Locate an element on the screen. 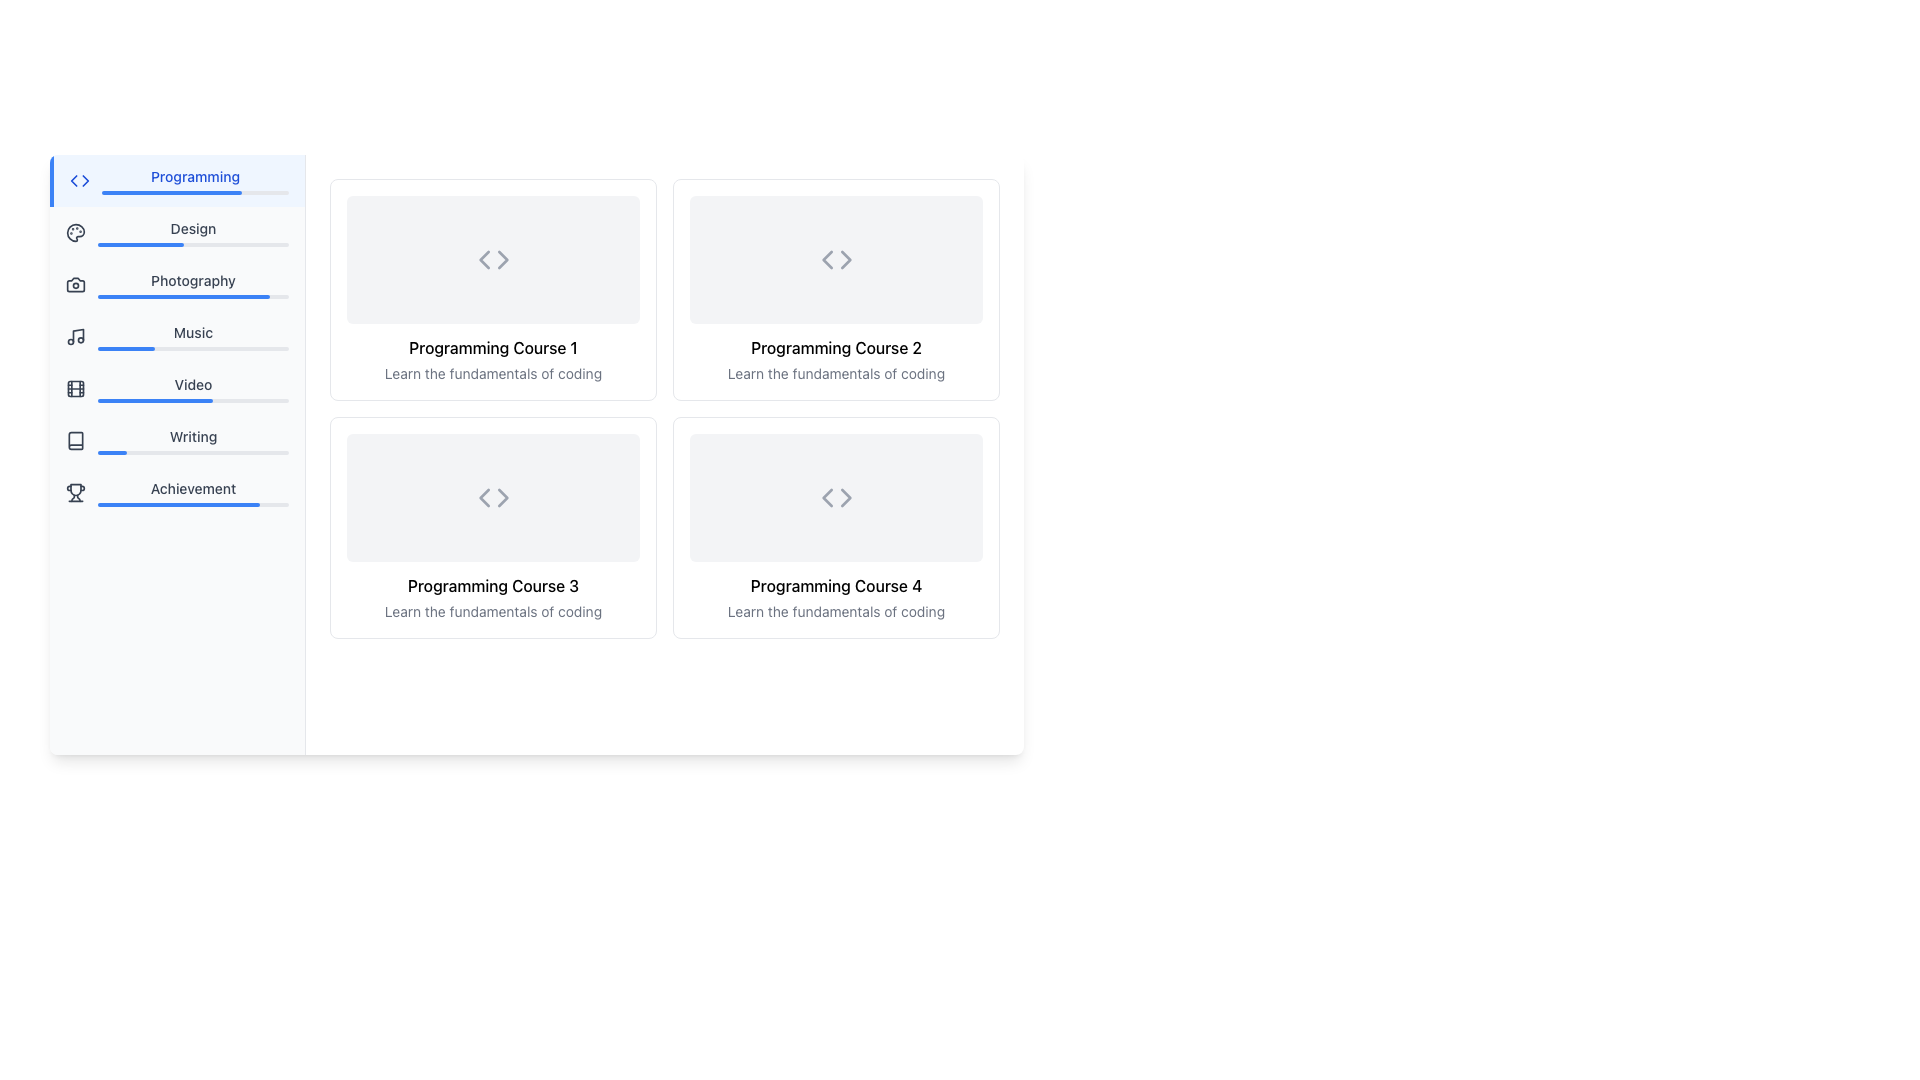 This screenshot has height=1080, width=1920. the film reel icon located on the left-hand sidebar within the 'Video' section is located at coordinates (76, 389).